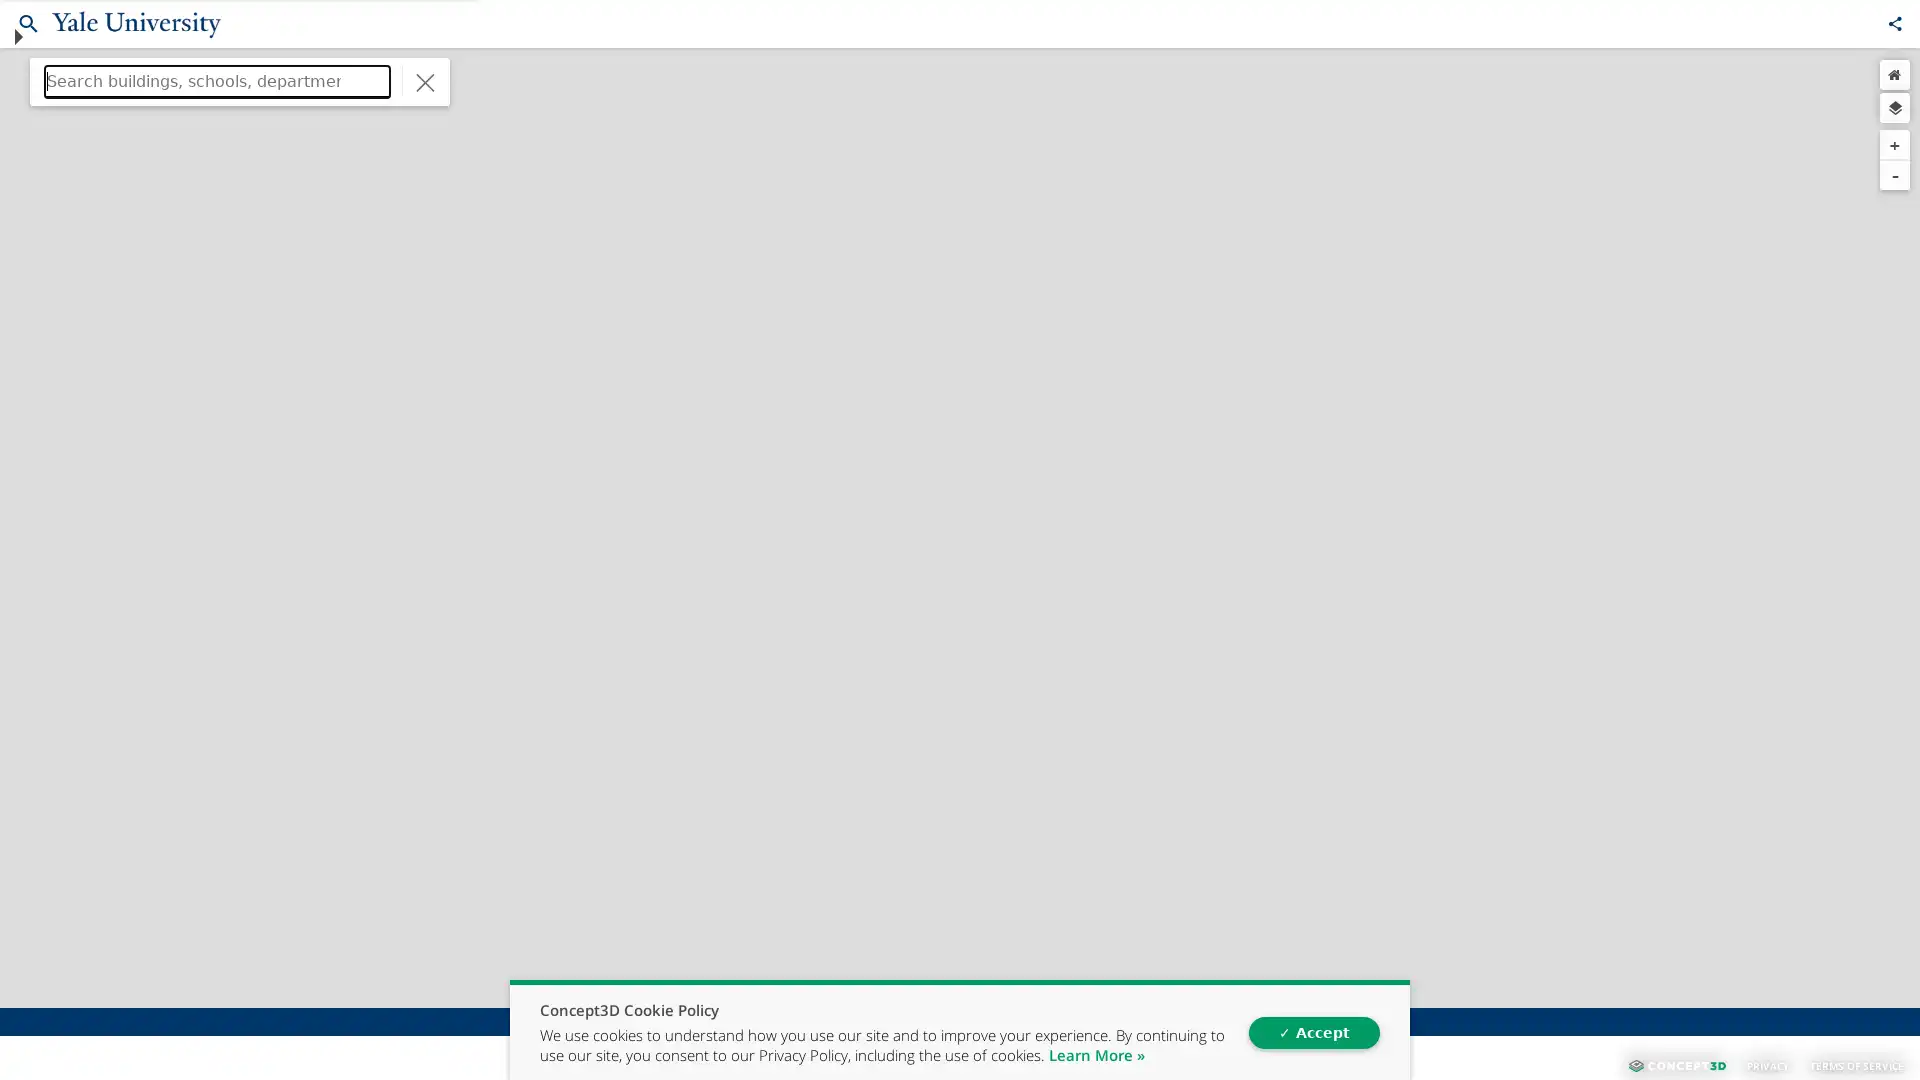 This screenshot has width=1920, height=1080. I want to click on Zoom in, so click(1894, 145).